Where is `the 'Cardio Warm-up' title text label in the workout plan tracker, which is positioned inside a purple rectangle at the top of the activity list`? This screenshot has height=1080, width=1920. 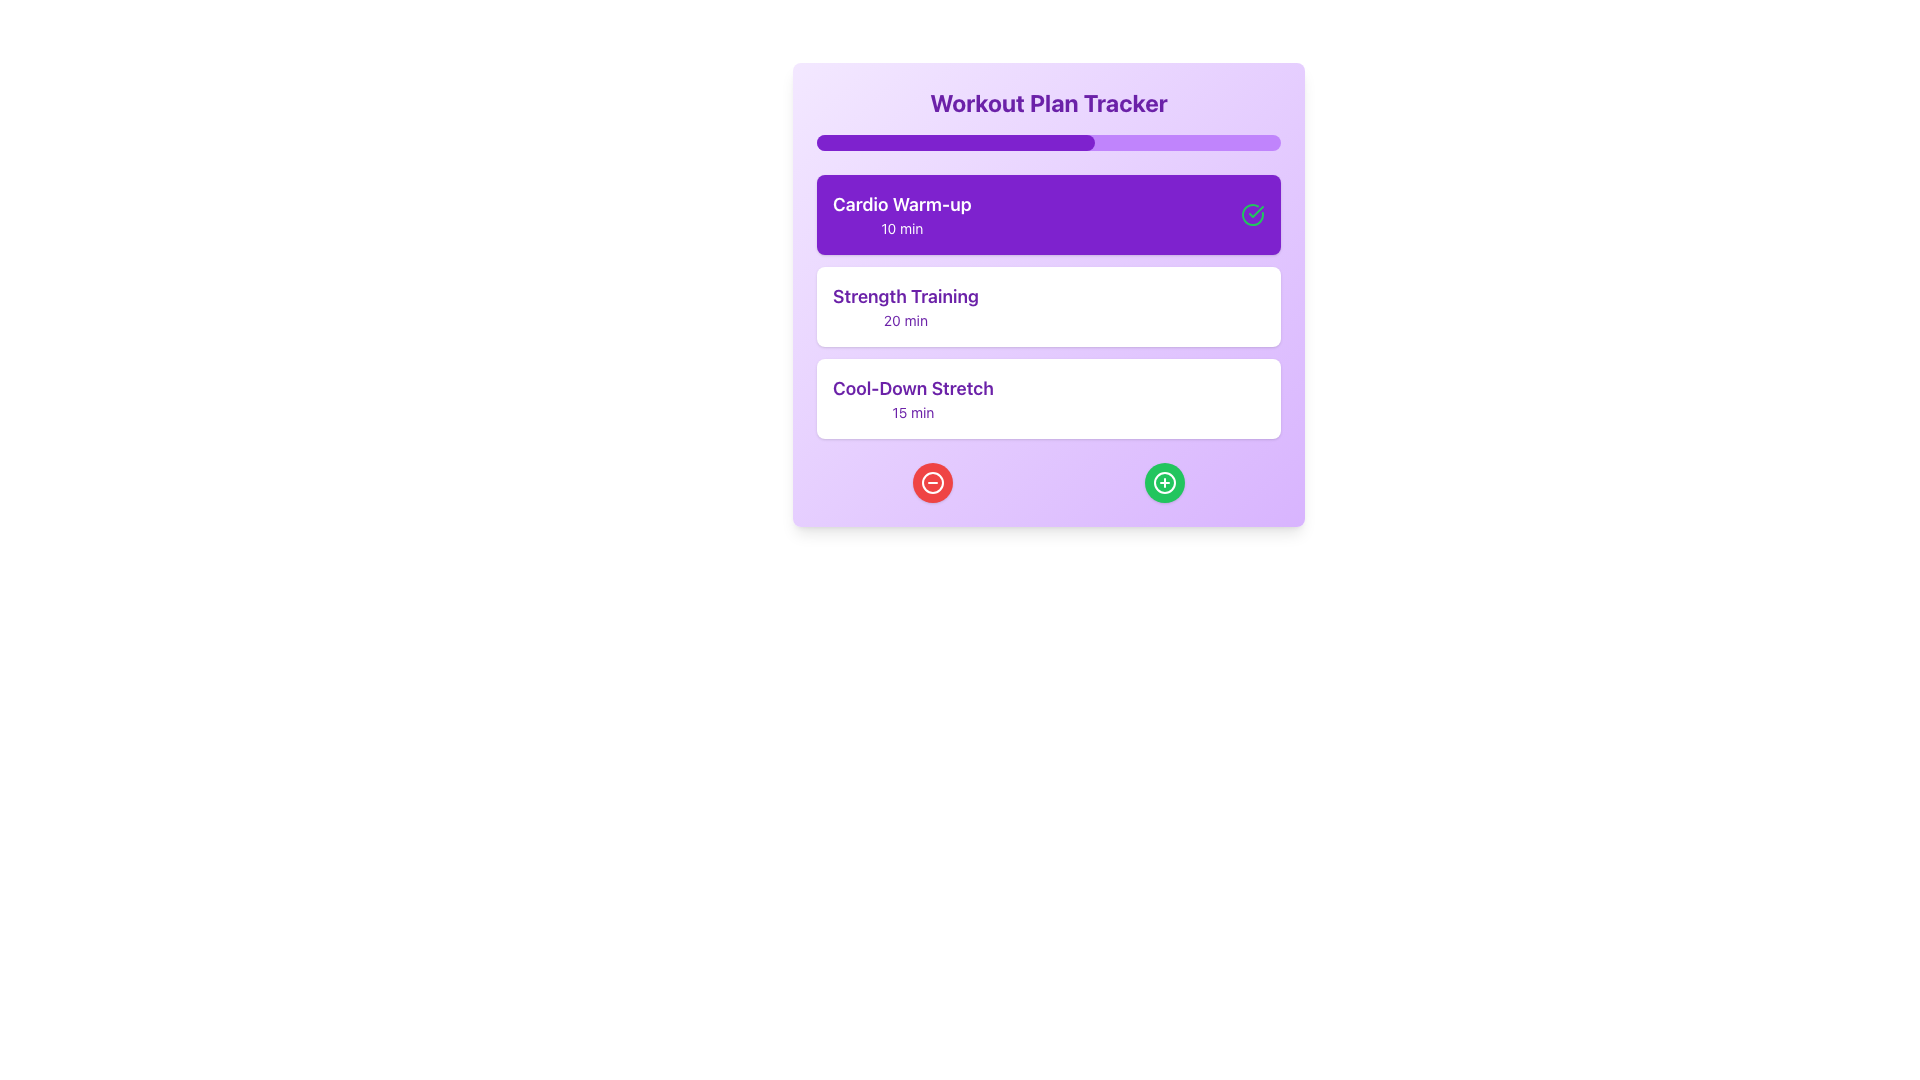 the 'Cardio Warm-up' title text label in the workout plan tracker, which is positioned inside a purple rectangle at the top of the activity list is located at coordinates (901, 204).